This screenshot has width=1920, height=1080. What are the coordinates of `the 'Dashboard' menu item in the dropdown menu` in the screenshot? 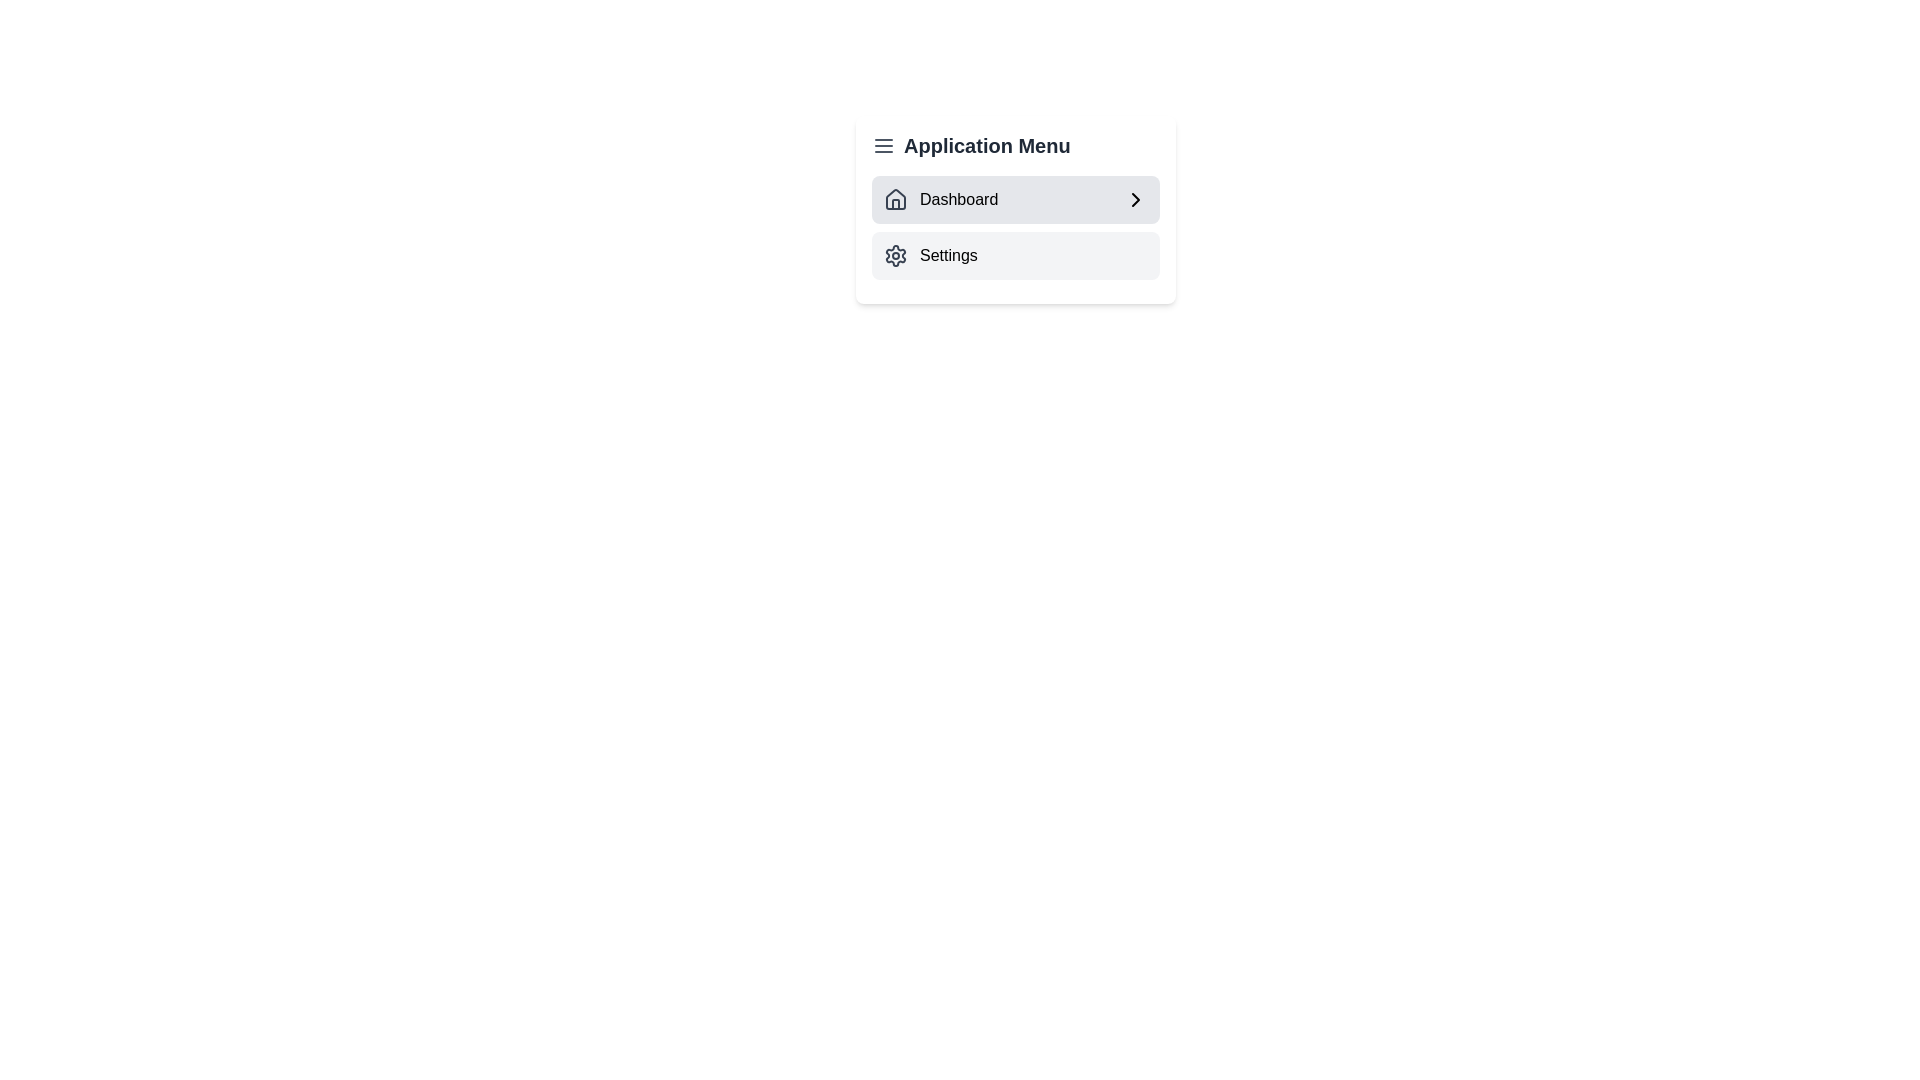 It's located at (1016, 209).